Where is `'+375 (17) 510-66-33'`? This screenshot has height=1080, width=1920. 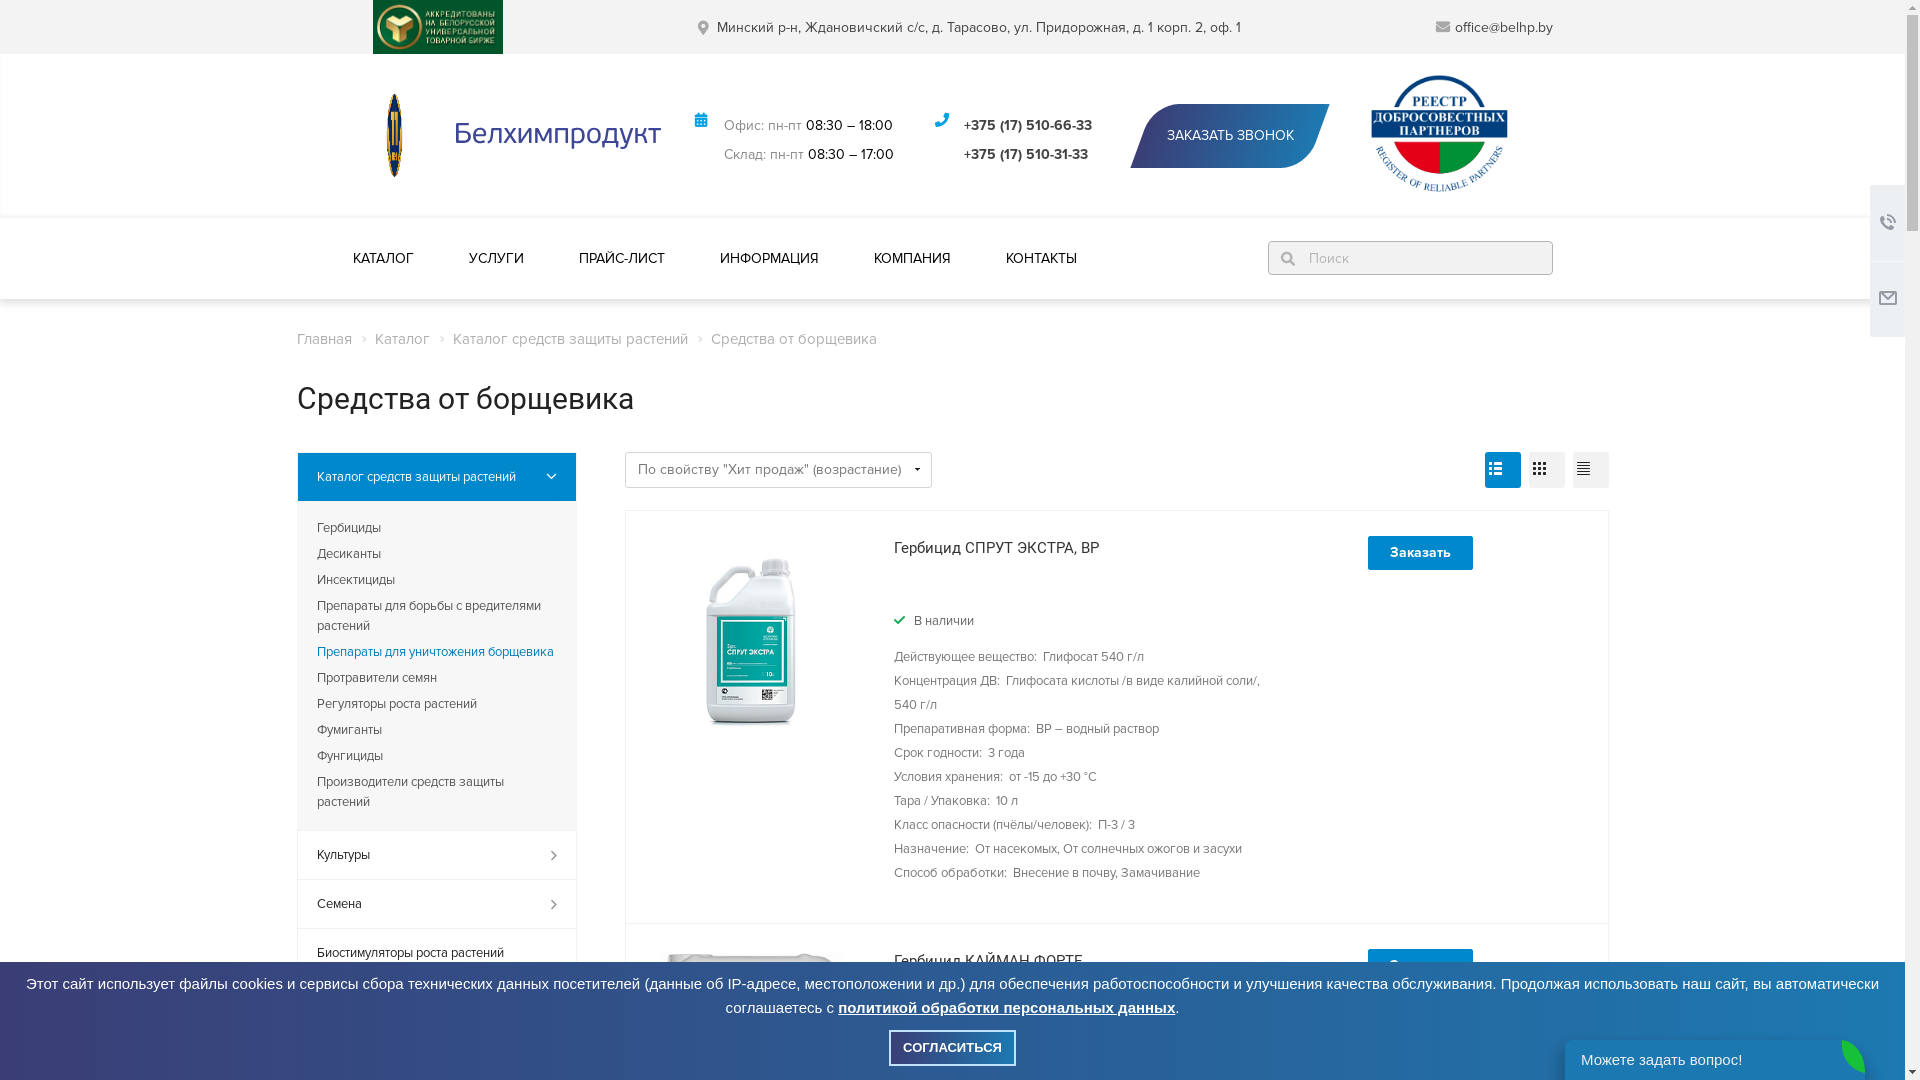 '+375 (17) 510-66-33' is located at coordinates (1027, 125).